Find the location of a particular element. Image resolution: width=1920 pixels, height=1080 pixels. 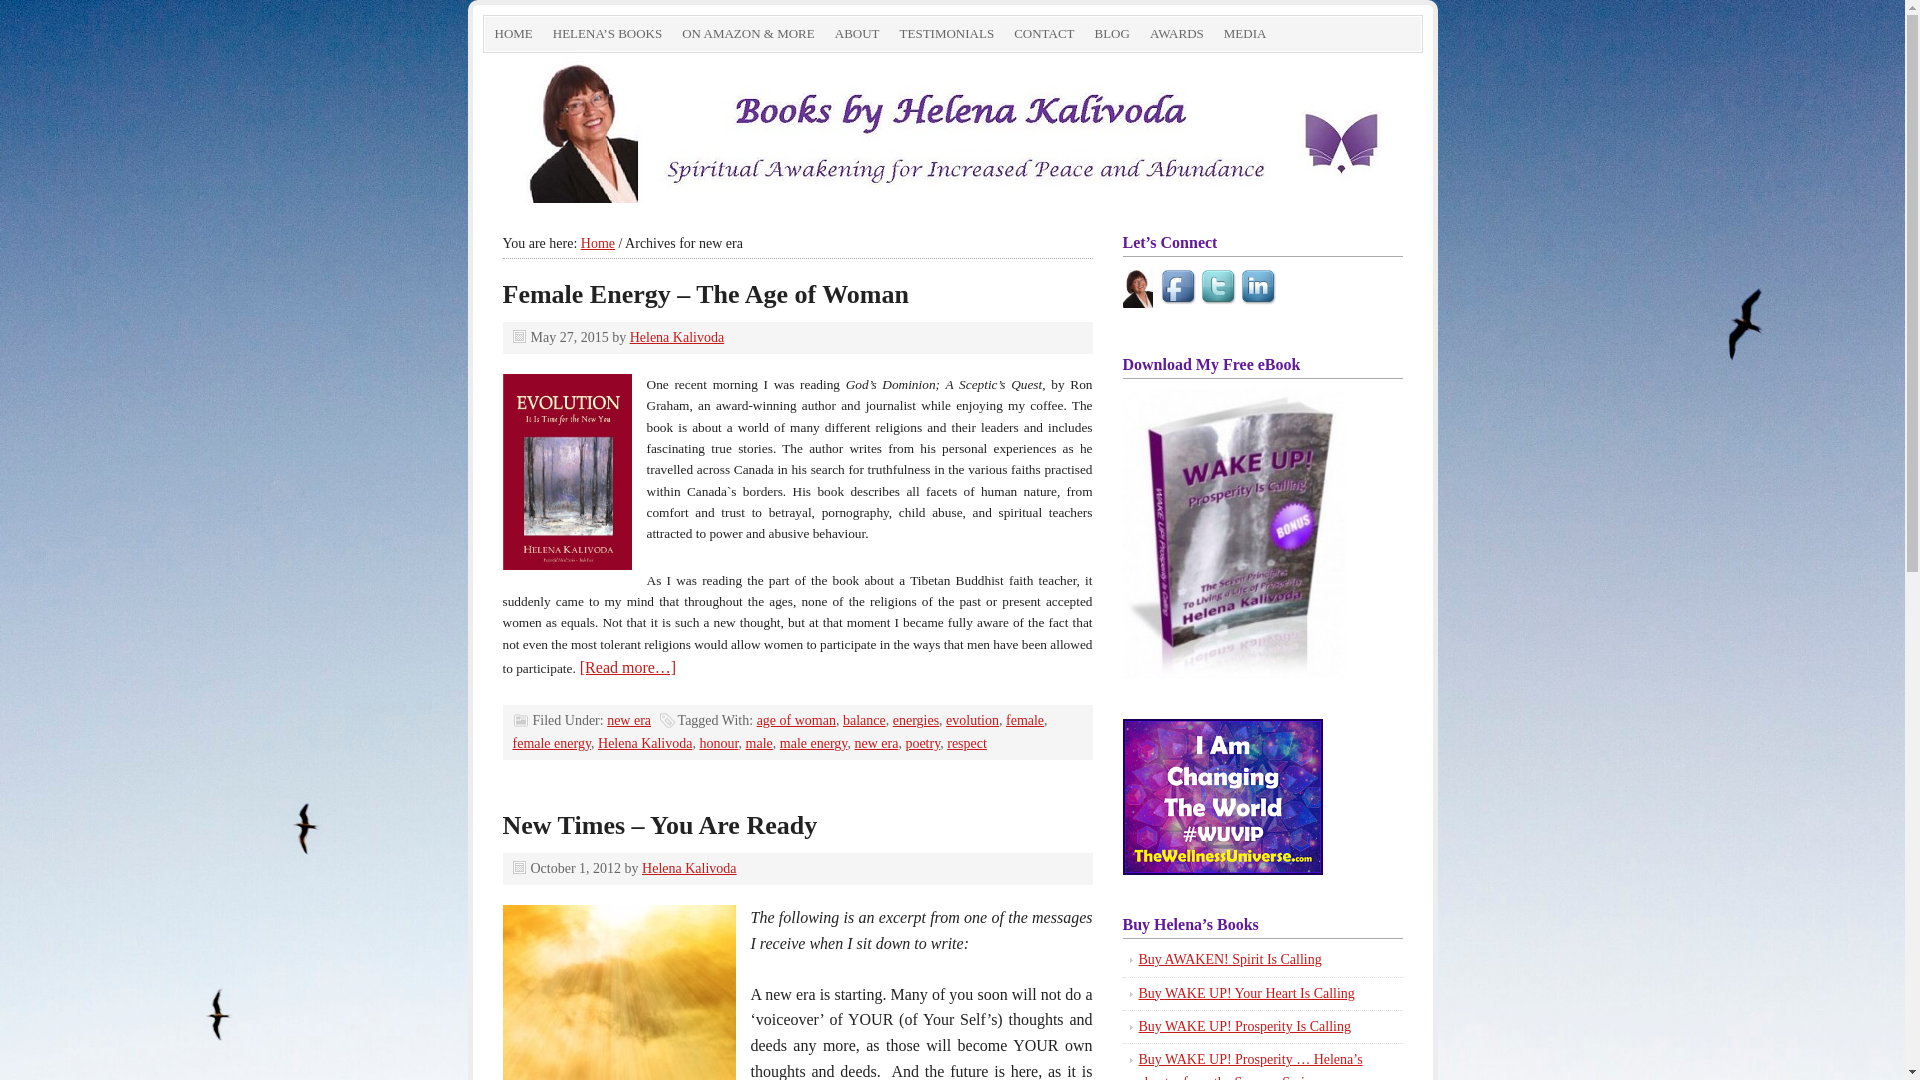

'respect' is located at coordinates (945, 743).